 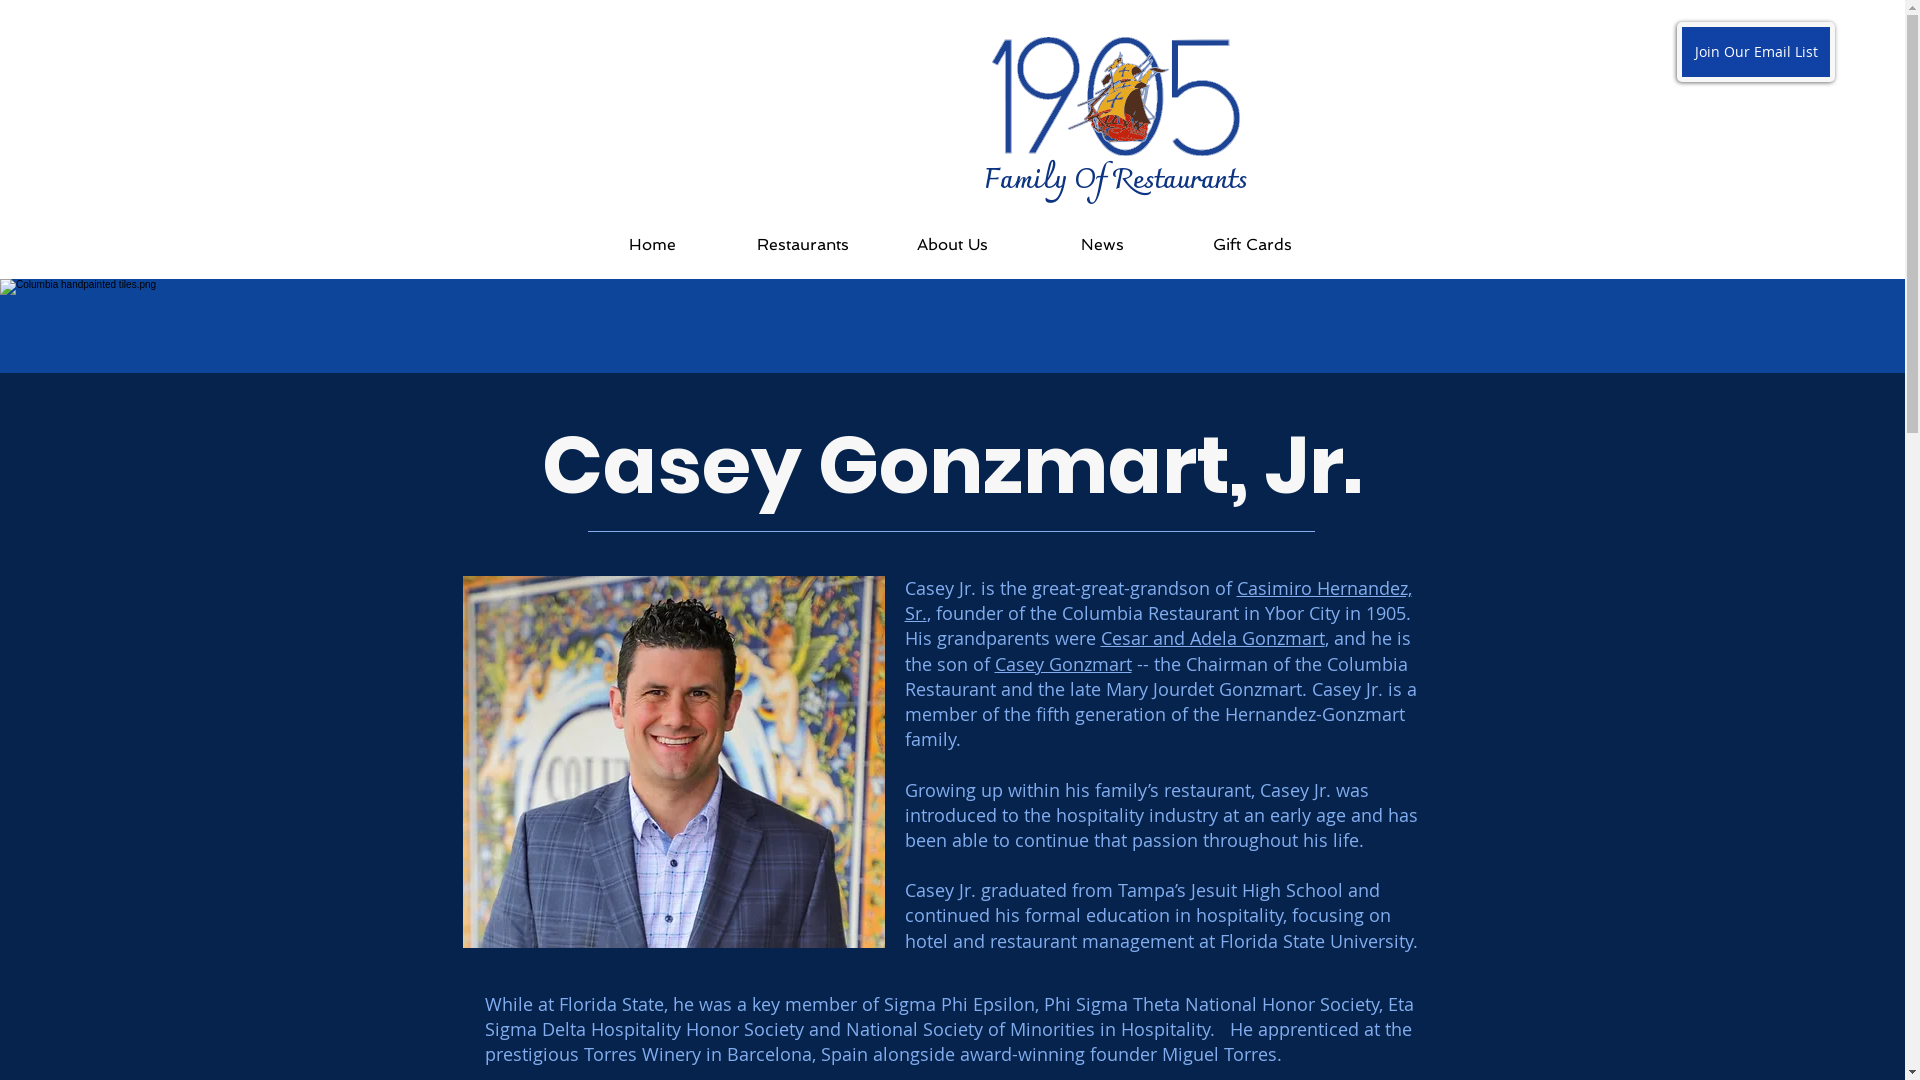 What do you see at coordinates (1115, 181) in the screenshot?
I see `'Family Of Restaurants'` at bounding box center [1115, 181].